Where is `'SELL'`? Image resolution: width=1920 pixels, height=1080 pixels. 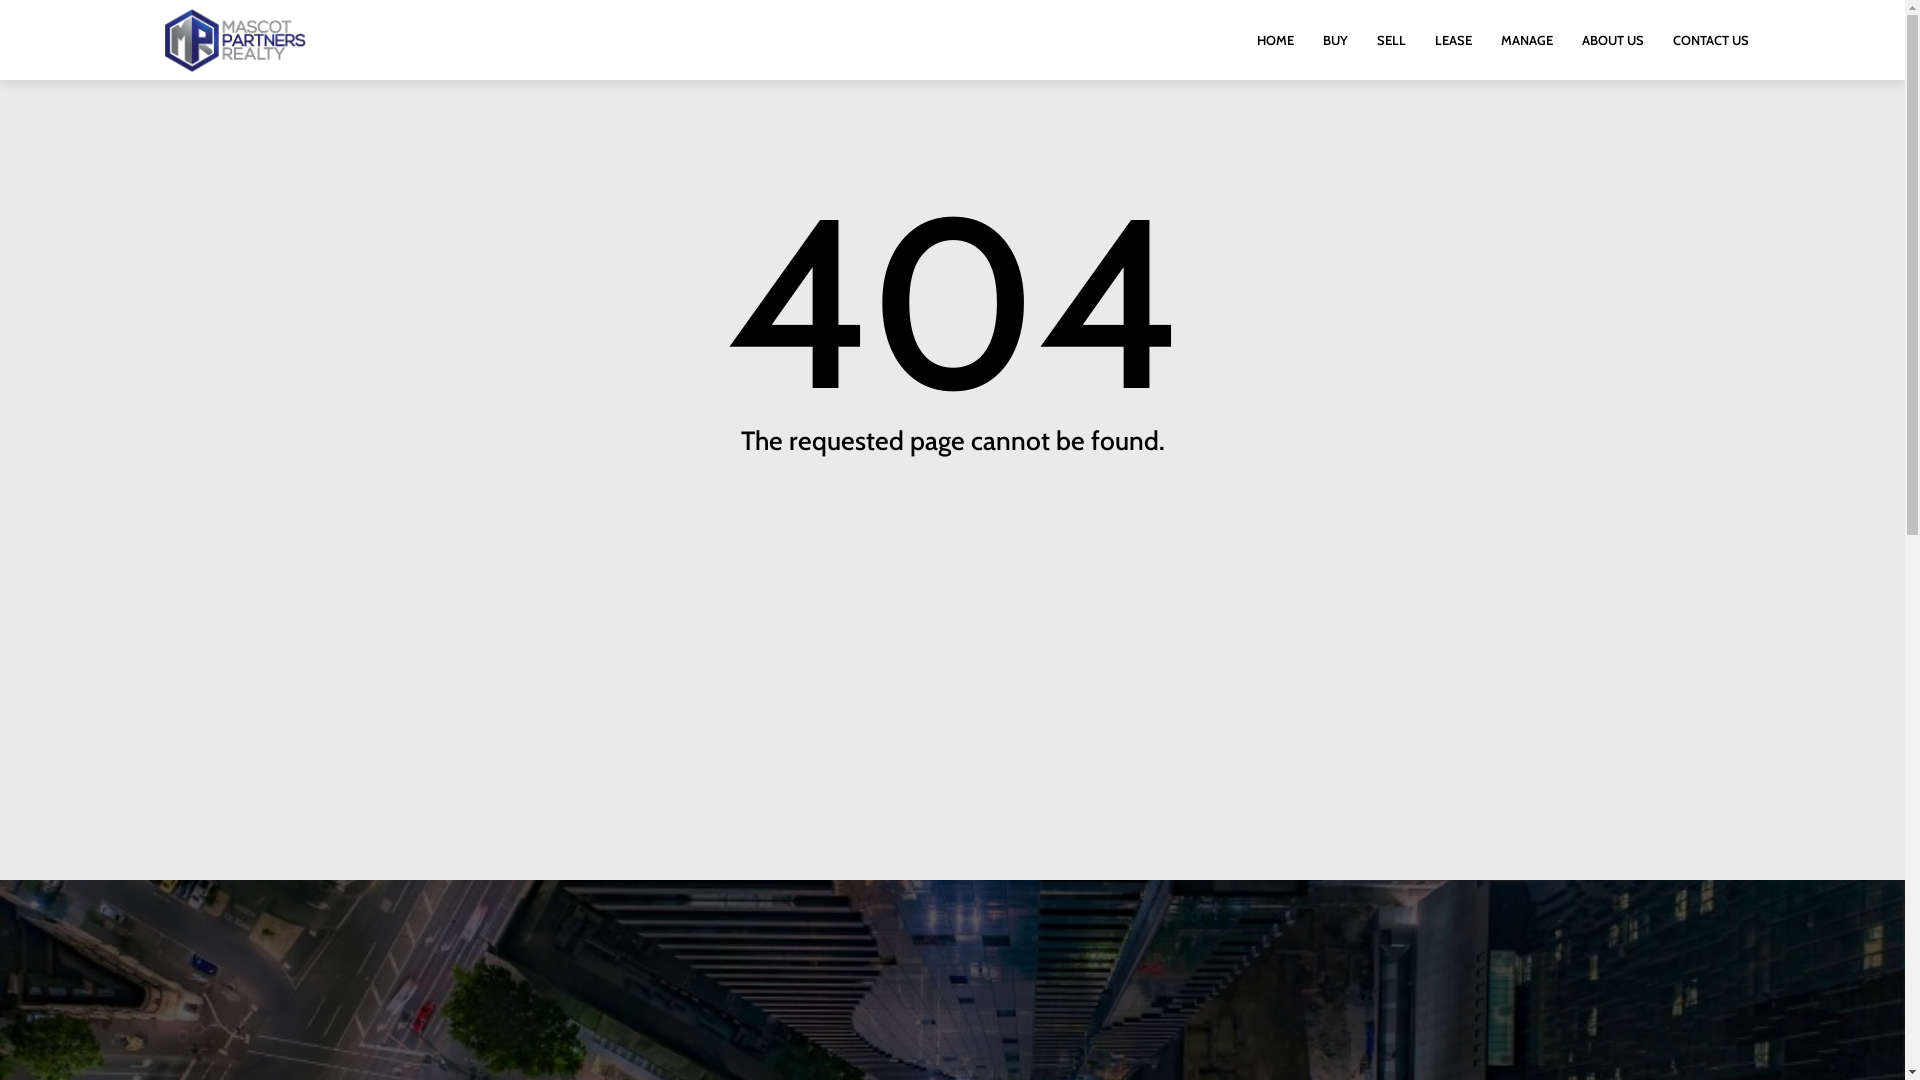 'SELL' is located at coordinates (1390, 39).